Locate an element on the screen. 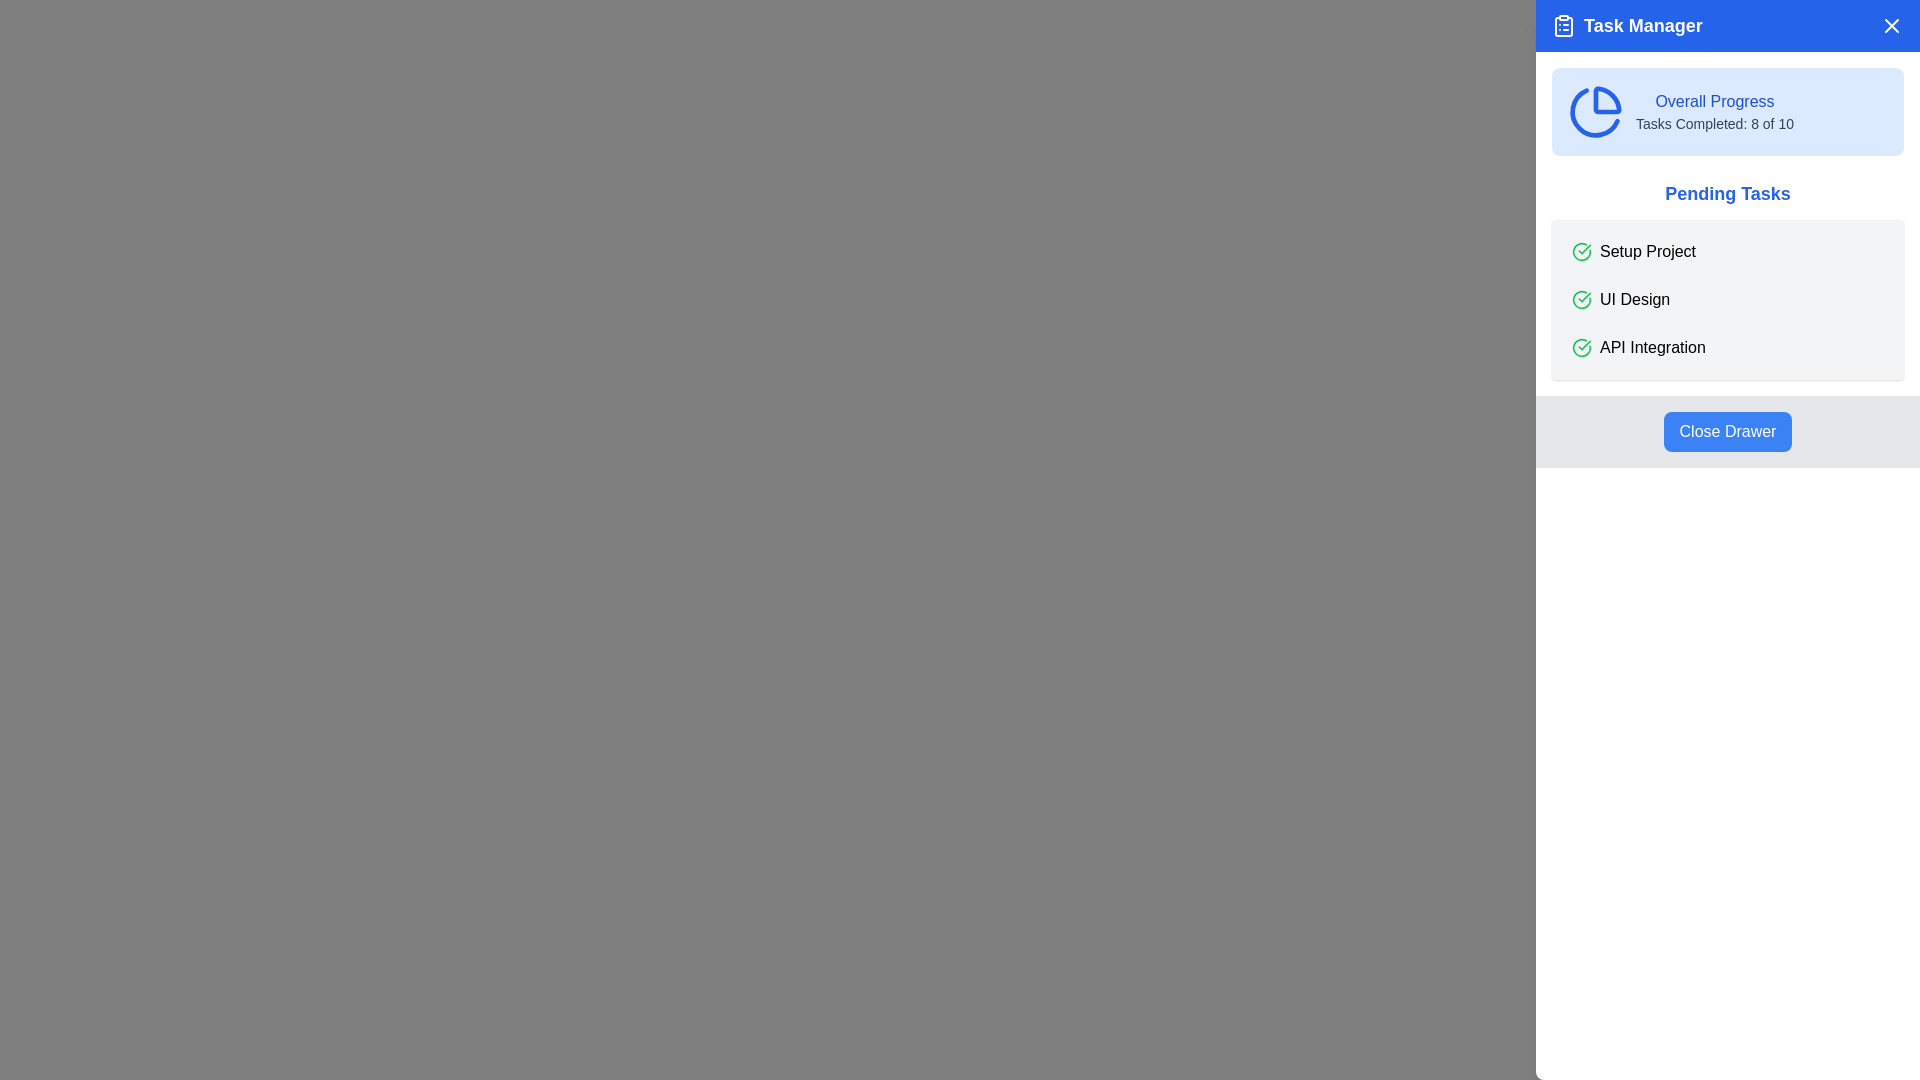  the static text label that states 'Tasks Completed: 8 of 10', which is located below the title 'Overall Progress' in the upper-right corner of the interface is located at coordinates (1713, 123).